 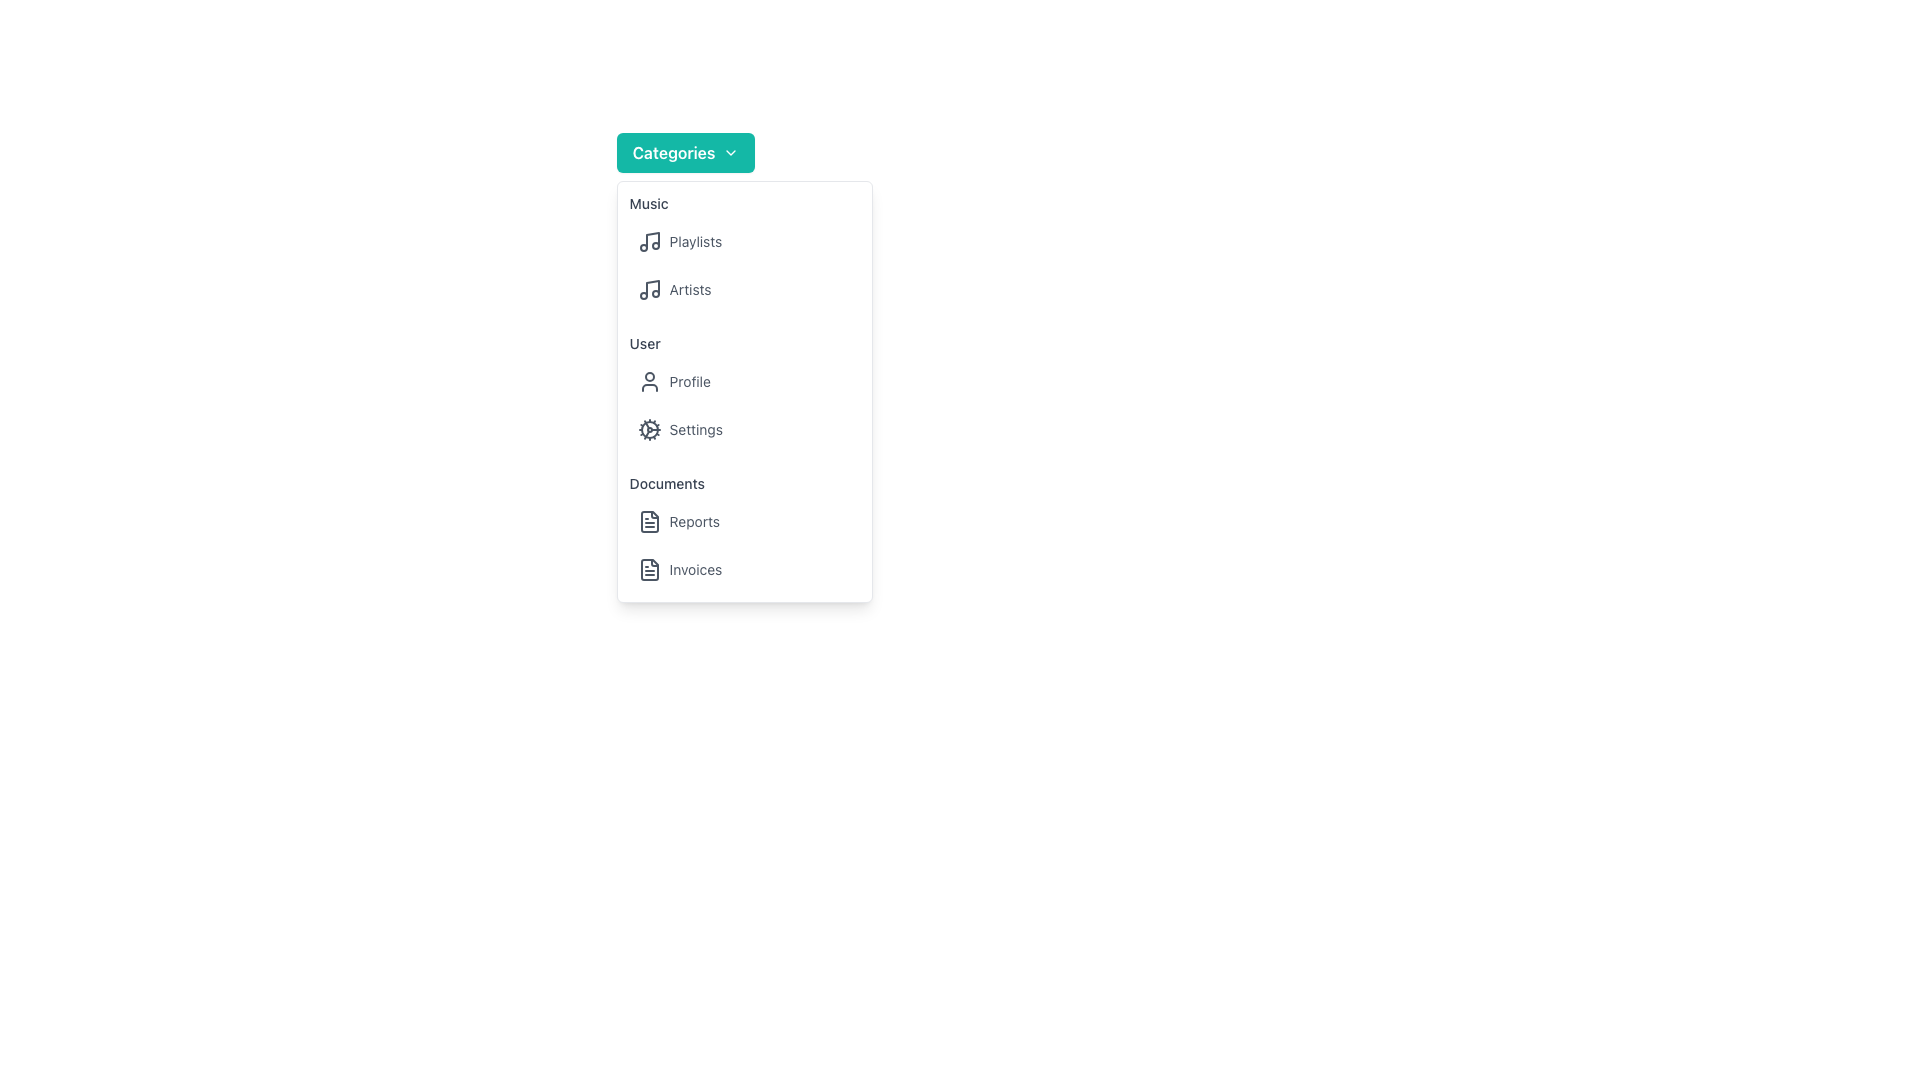 I want to click on the button that triggers the dropdown menu to observe its highlight effect, so click(x=686, y=152).